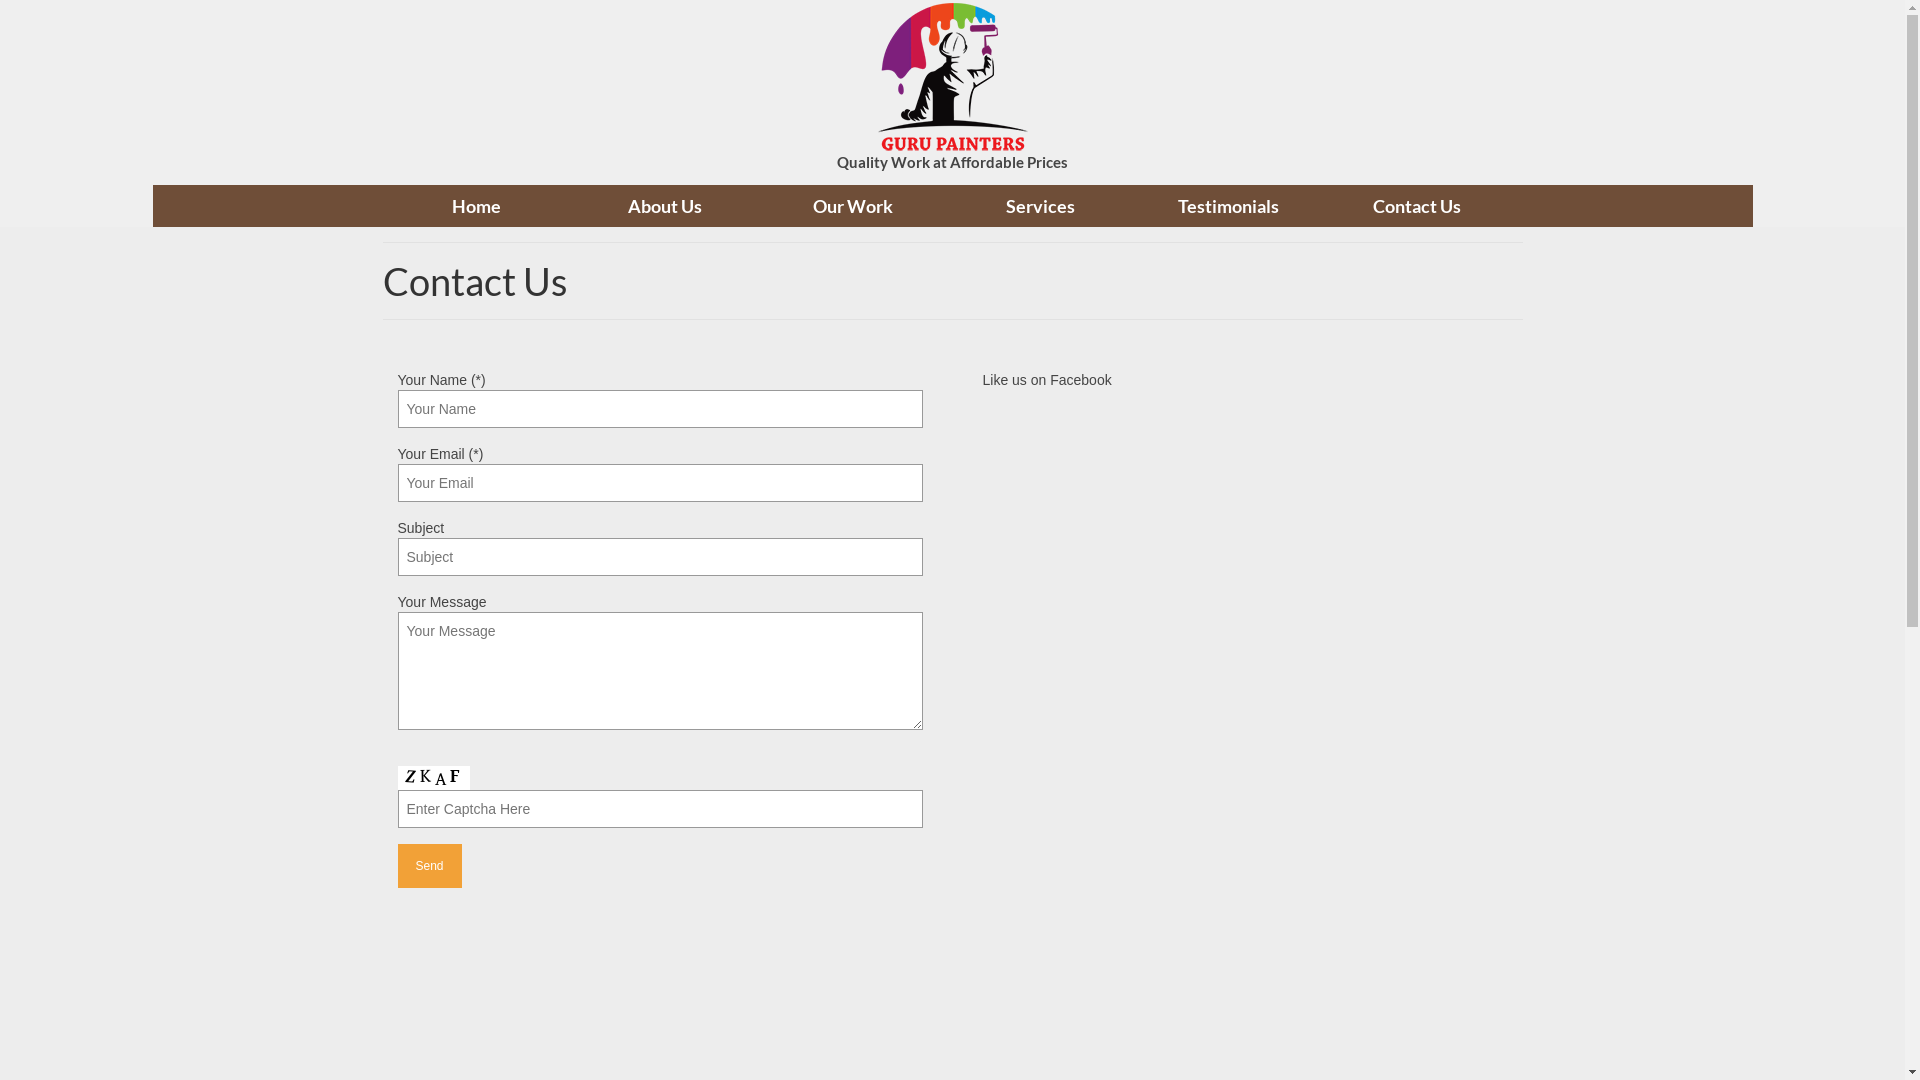 This screenshot has width=1920, height=1080. Describe the element at coordinates (382, 205) in the screenshot. I see `'Home'` at that location.